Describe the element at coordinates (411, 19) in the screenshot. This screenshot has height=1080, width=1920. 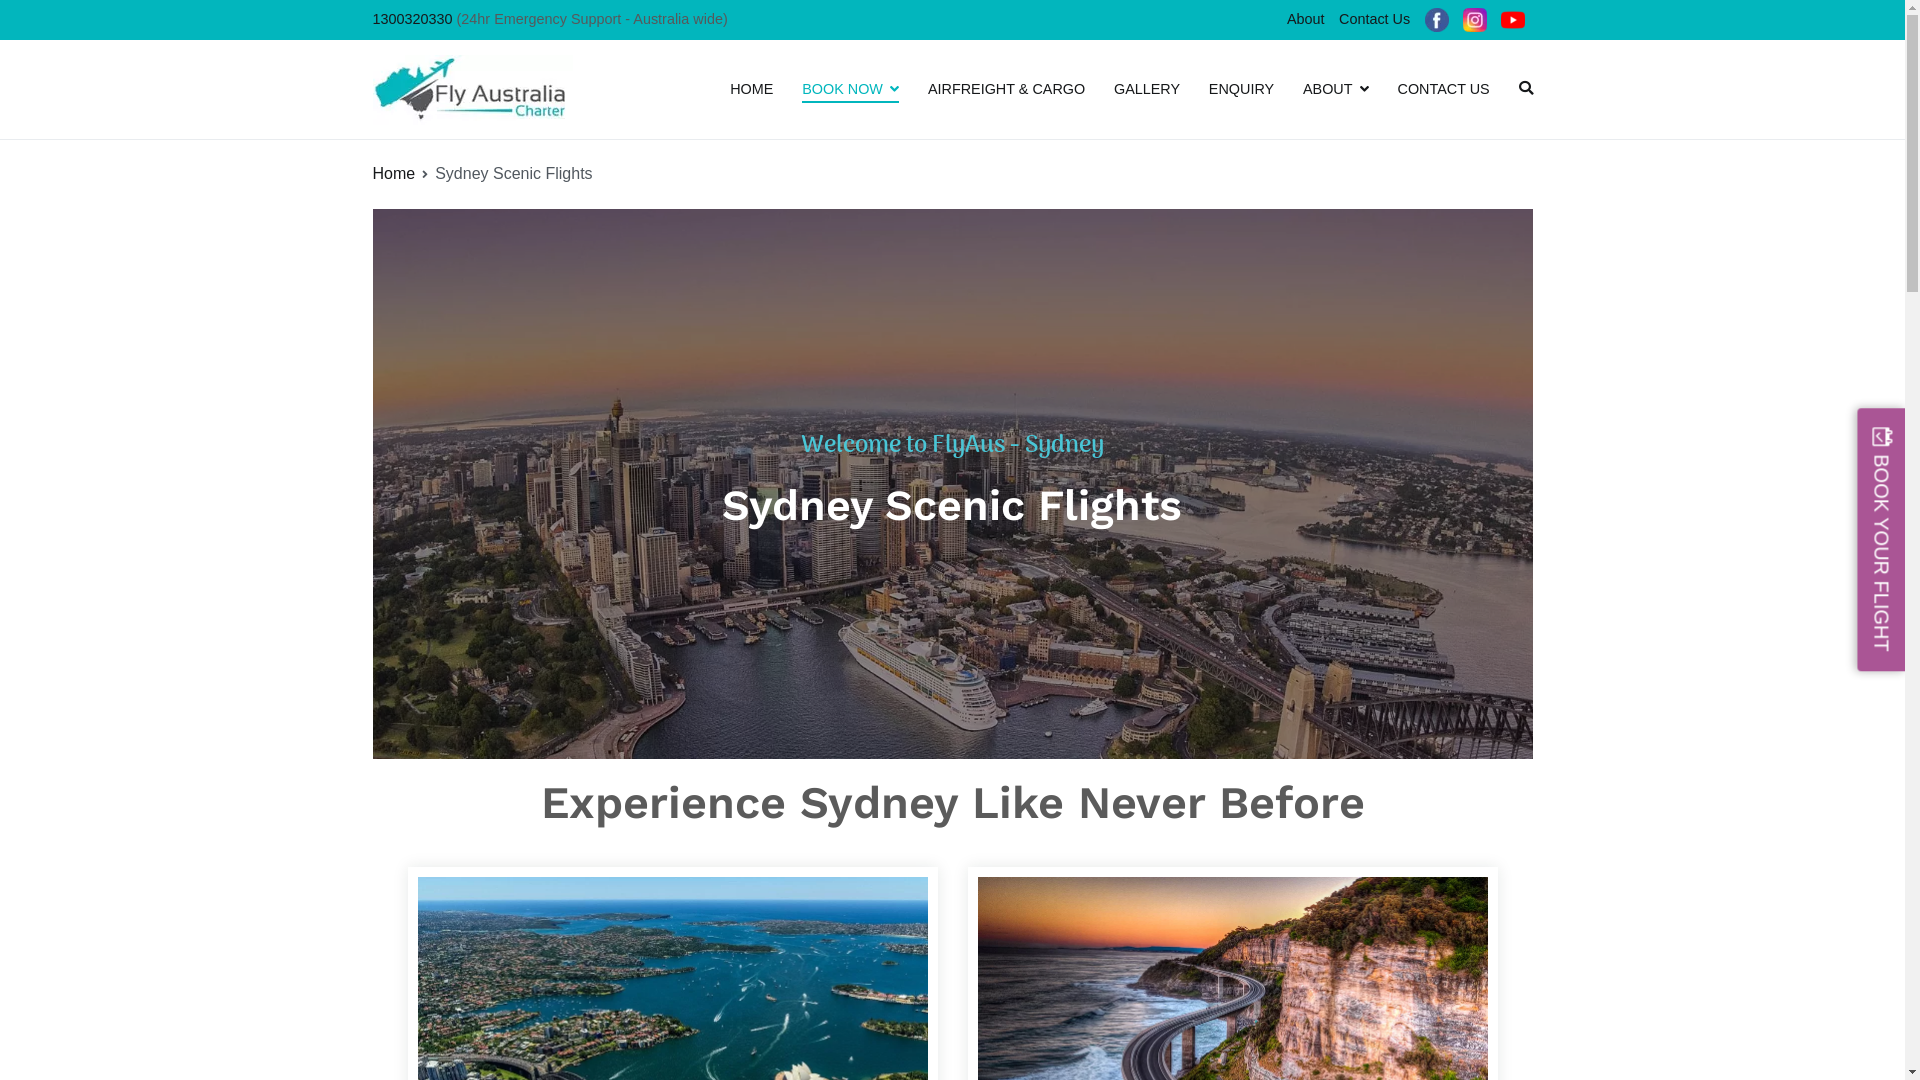
I see `'1300320330'` at that location.